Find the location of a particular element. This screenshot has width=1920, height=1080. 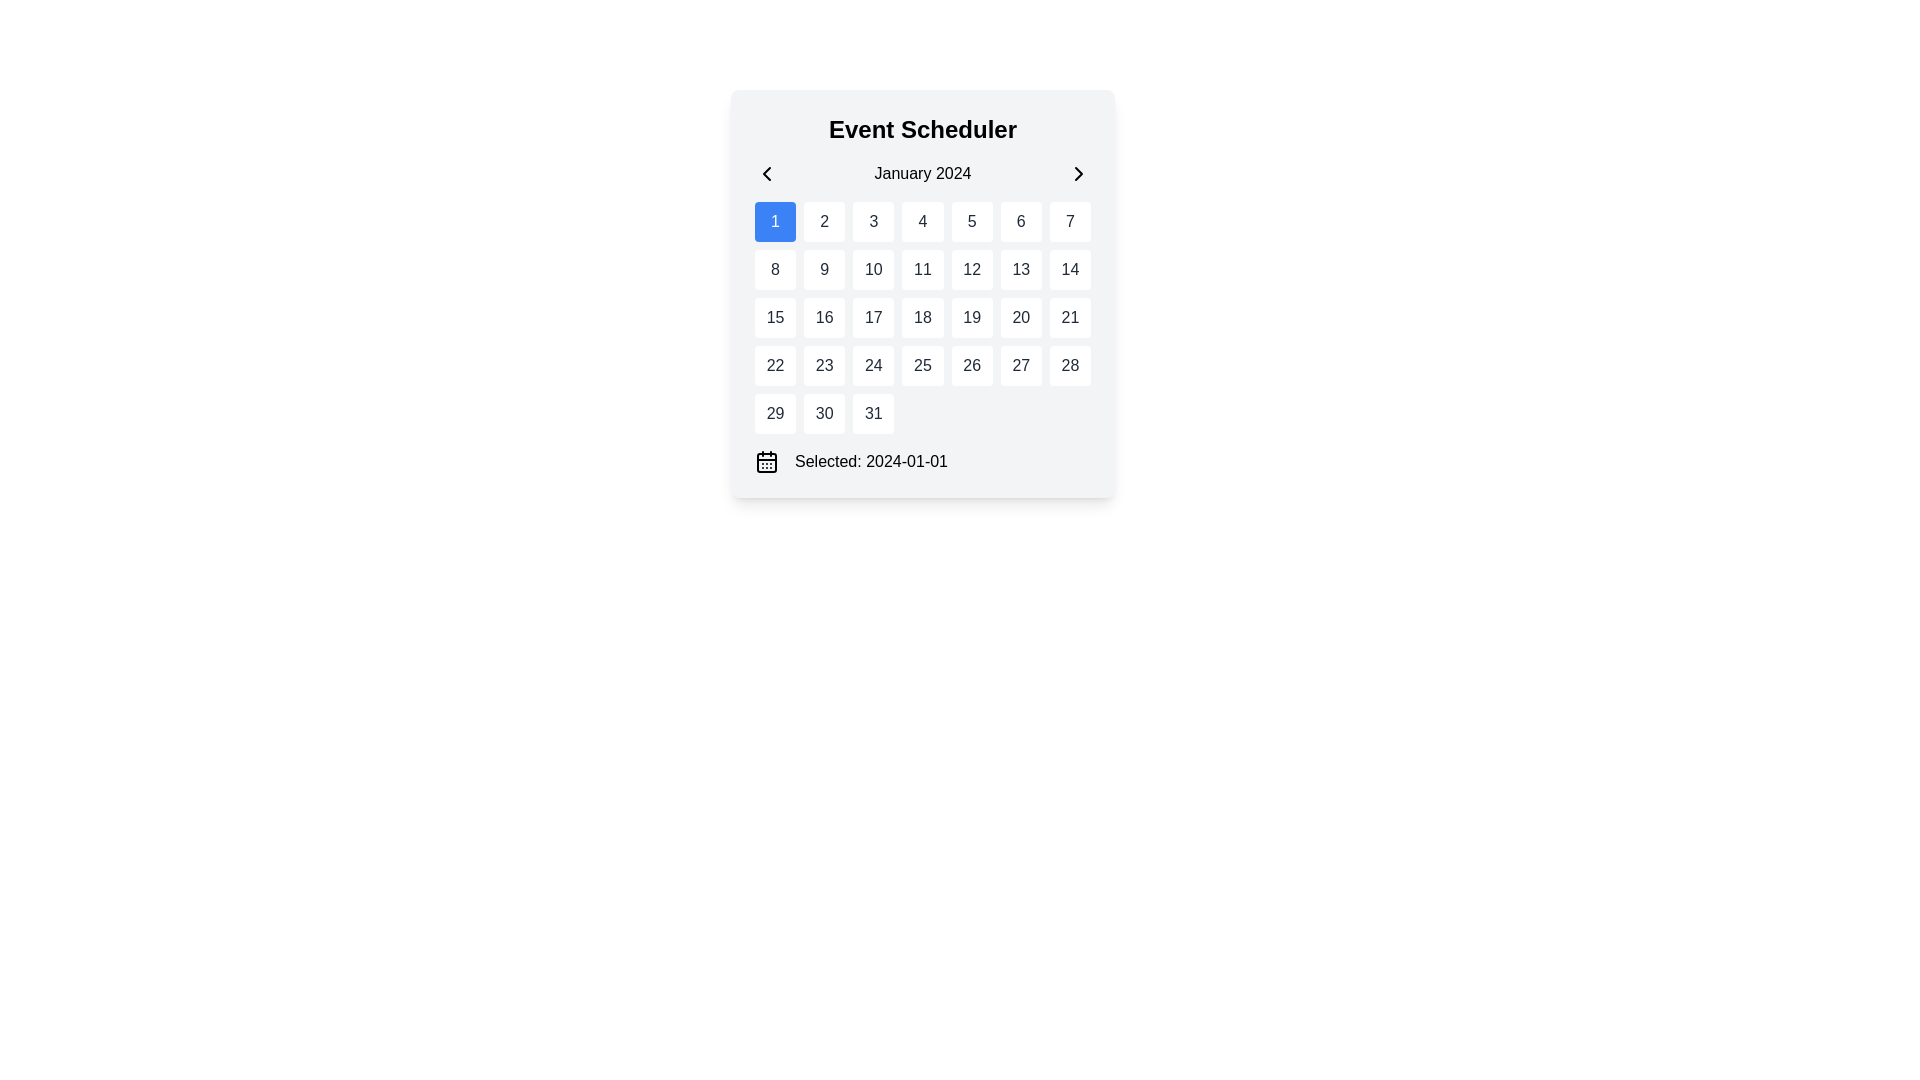

the button representing the date '3' in the calendar view is located at coordinates (873, 222).